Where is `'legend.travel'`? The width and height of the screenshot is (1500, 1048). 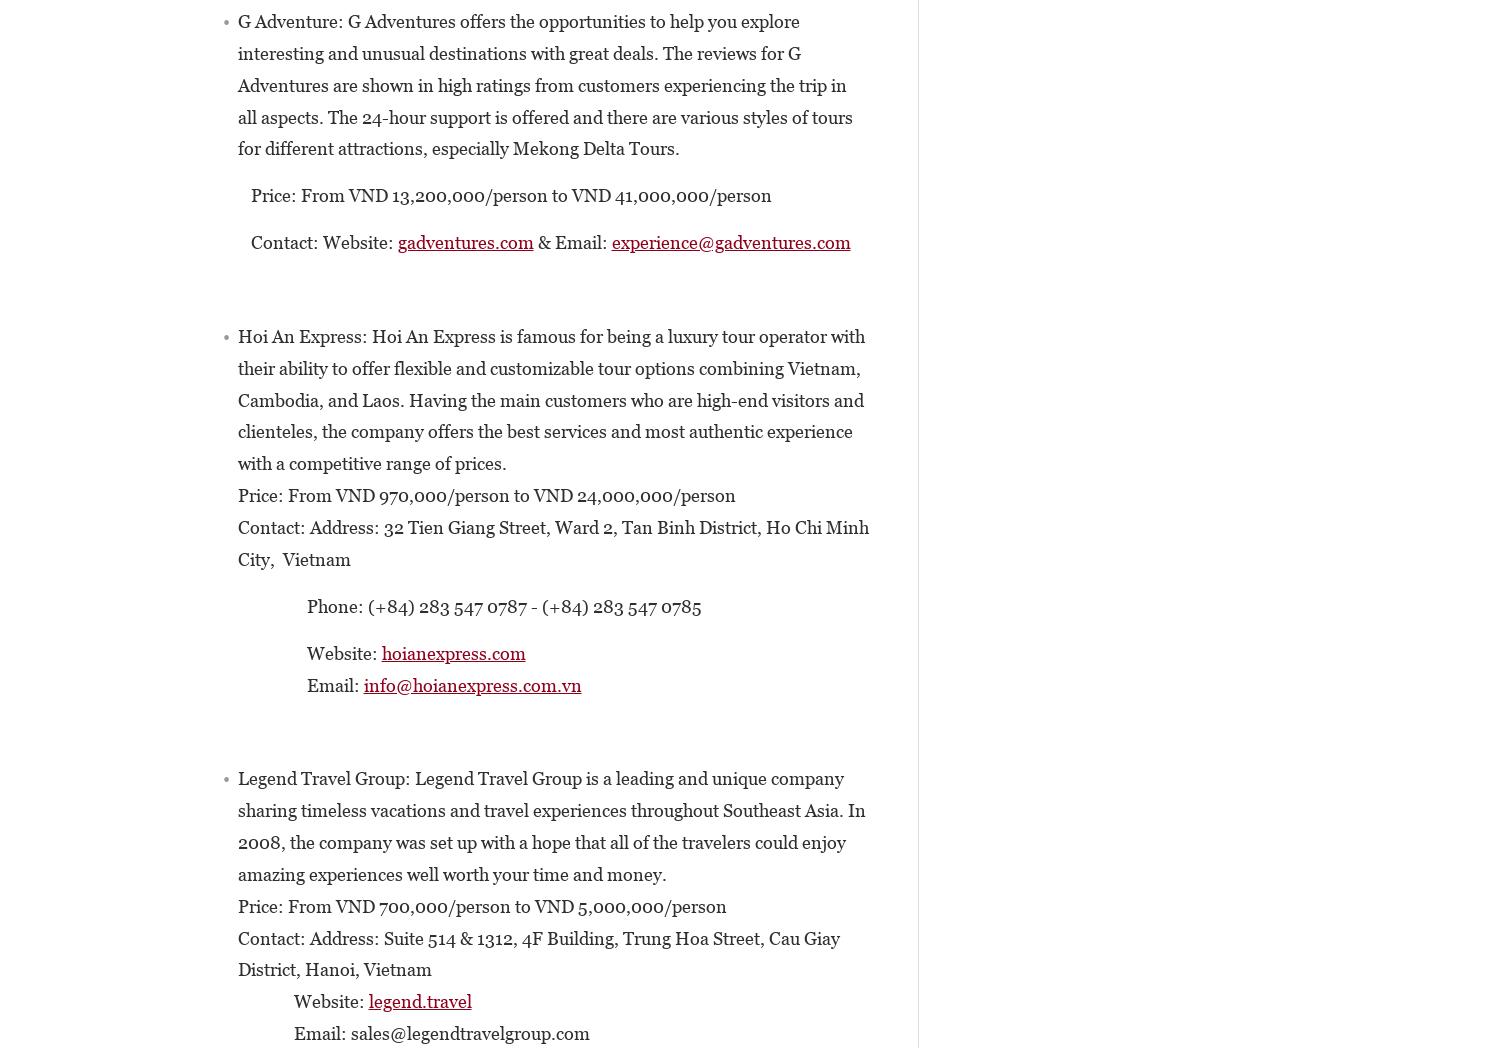
'legend.travel' is located at coordinates (419, 1000).